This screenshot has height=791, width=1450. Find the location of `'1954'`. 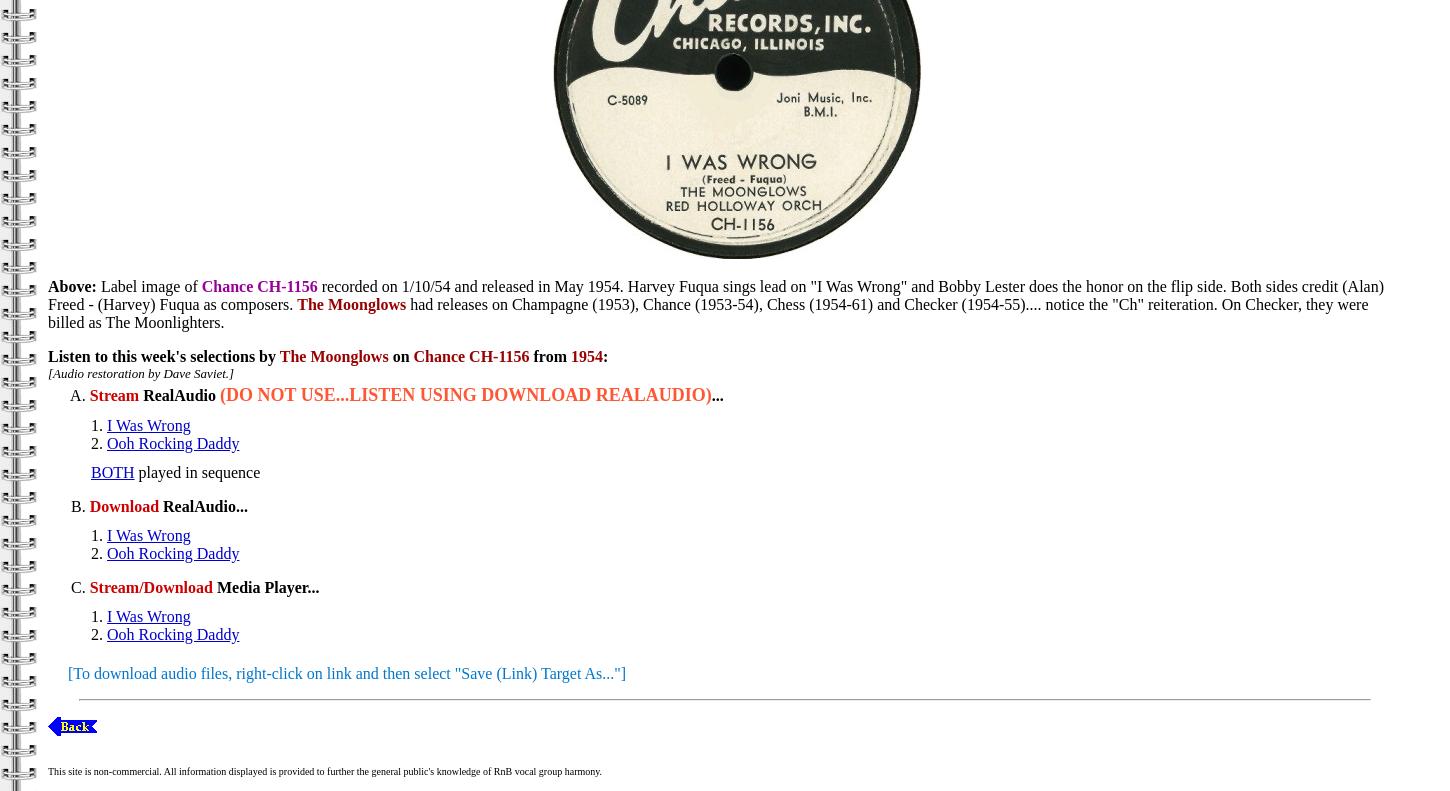

'1954' is located at coordinates (571, 355).